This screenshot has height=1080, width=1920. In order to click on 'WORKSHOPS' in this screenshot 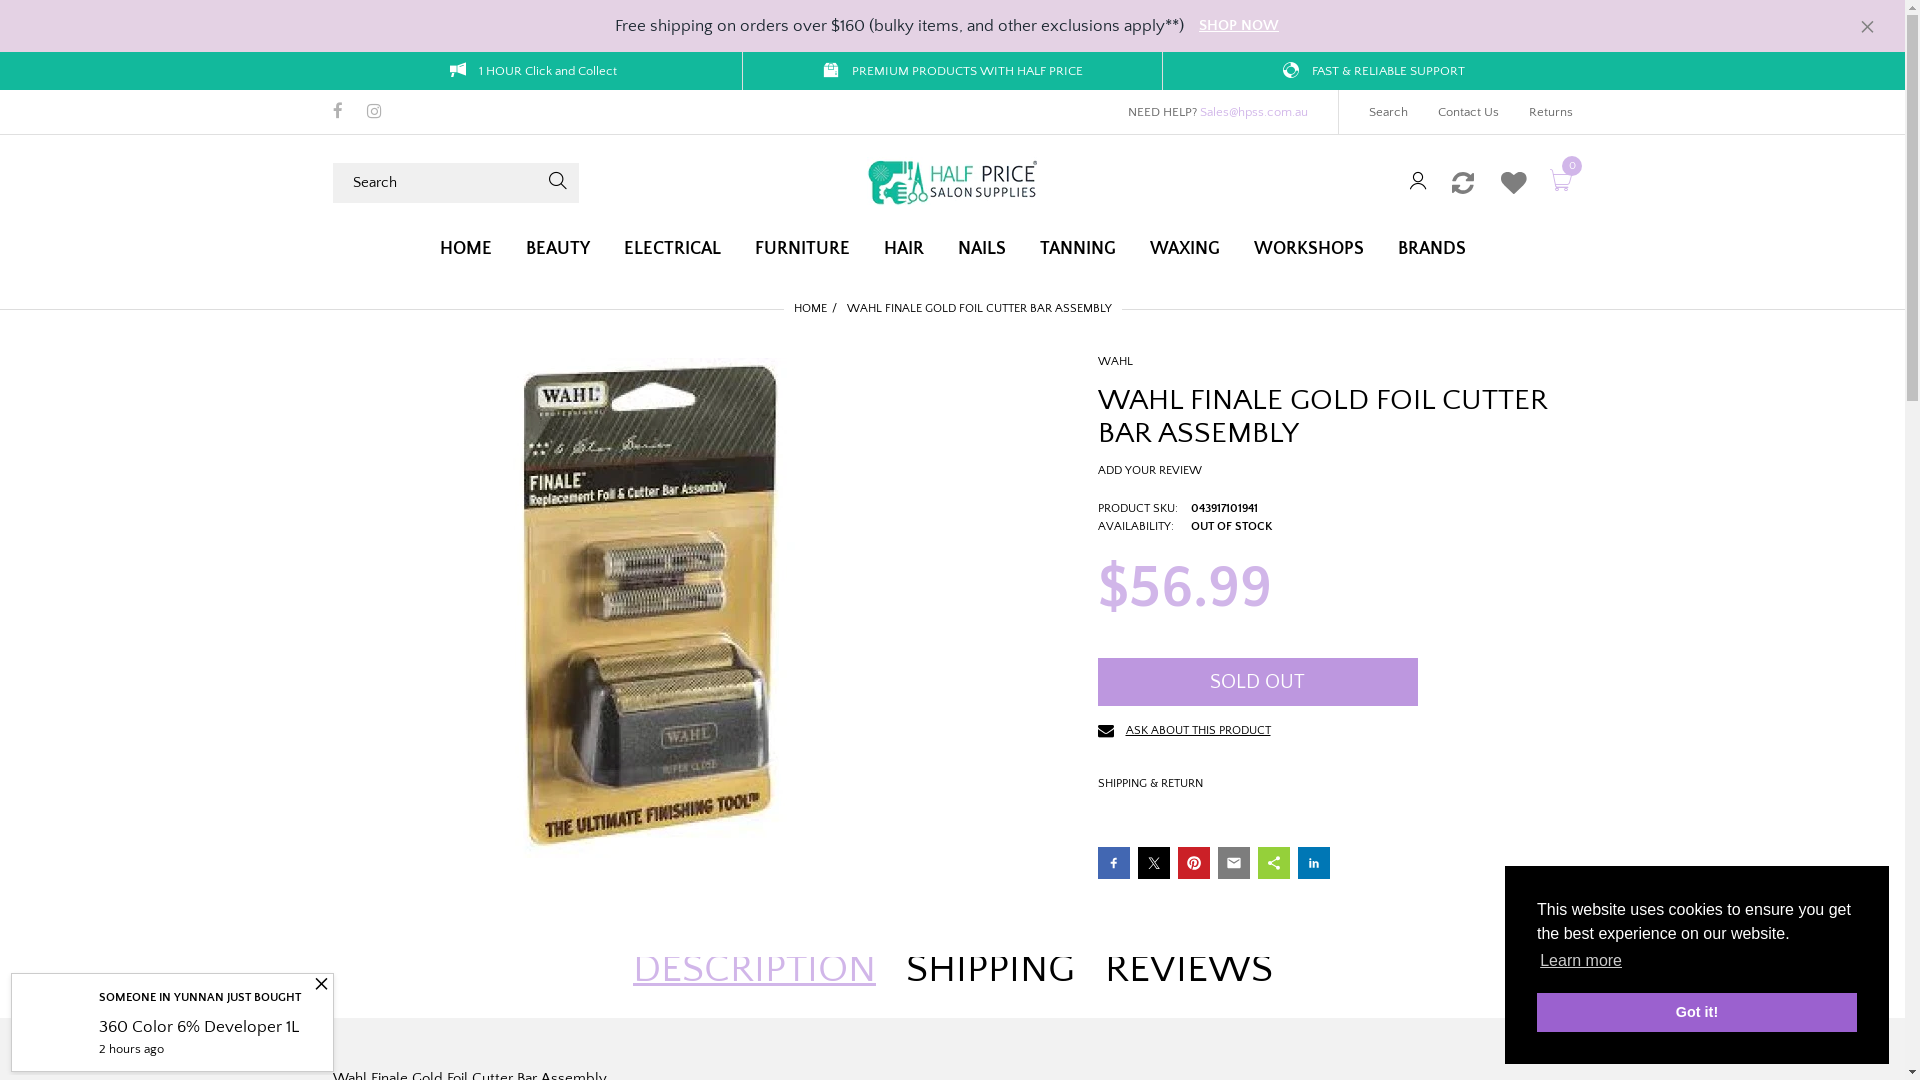, I will do `click(1309, 248)`.